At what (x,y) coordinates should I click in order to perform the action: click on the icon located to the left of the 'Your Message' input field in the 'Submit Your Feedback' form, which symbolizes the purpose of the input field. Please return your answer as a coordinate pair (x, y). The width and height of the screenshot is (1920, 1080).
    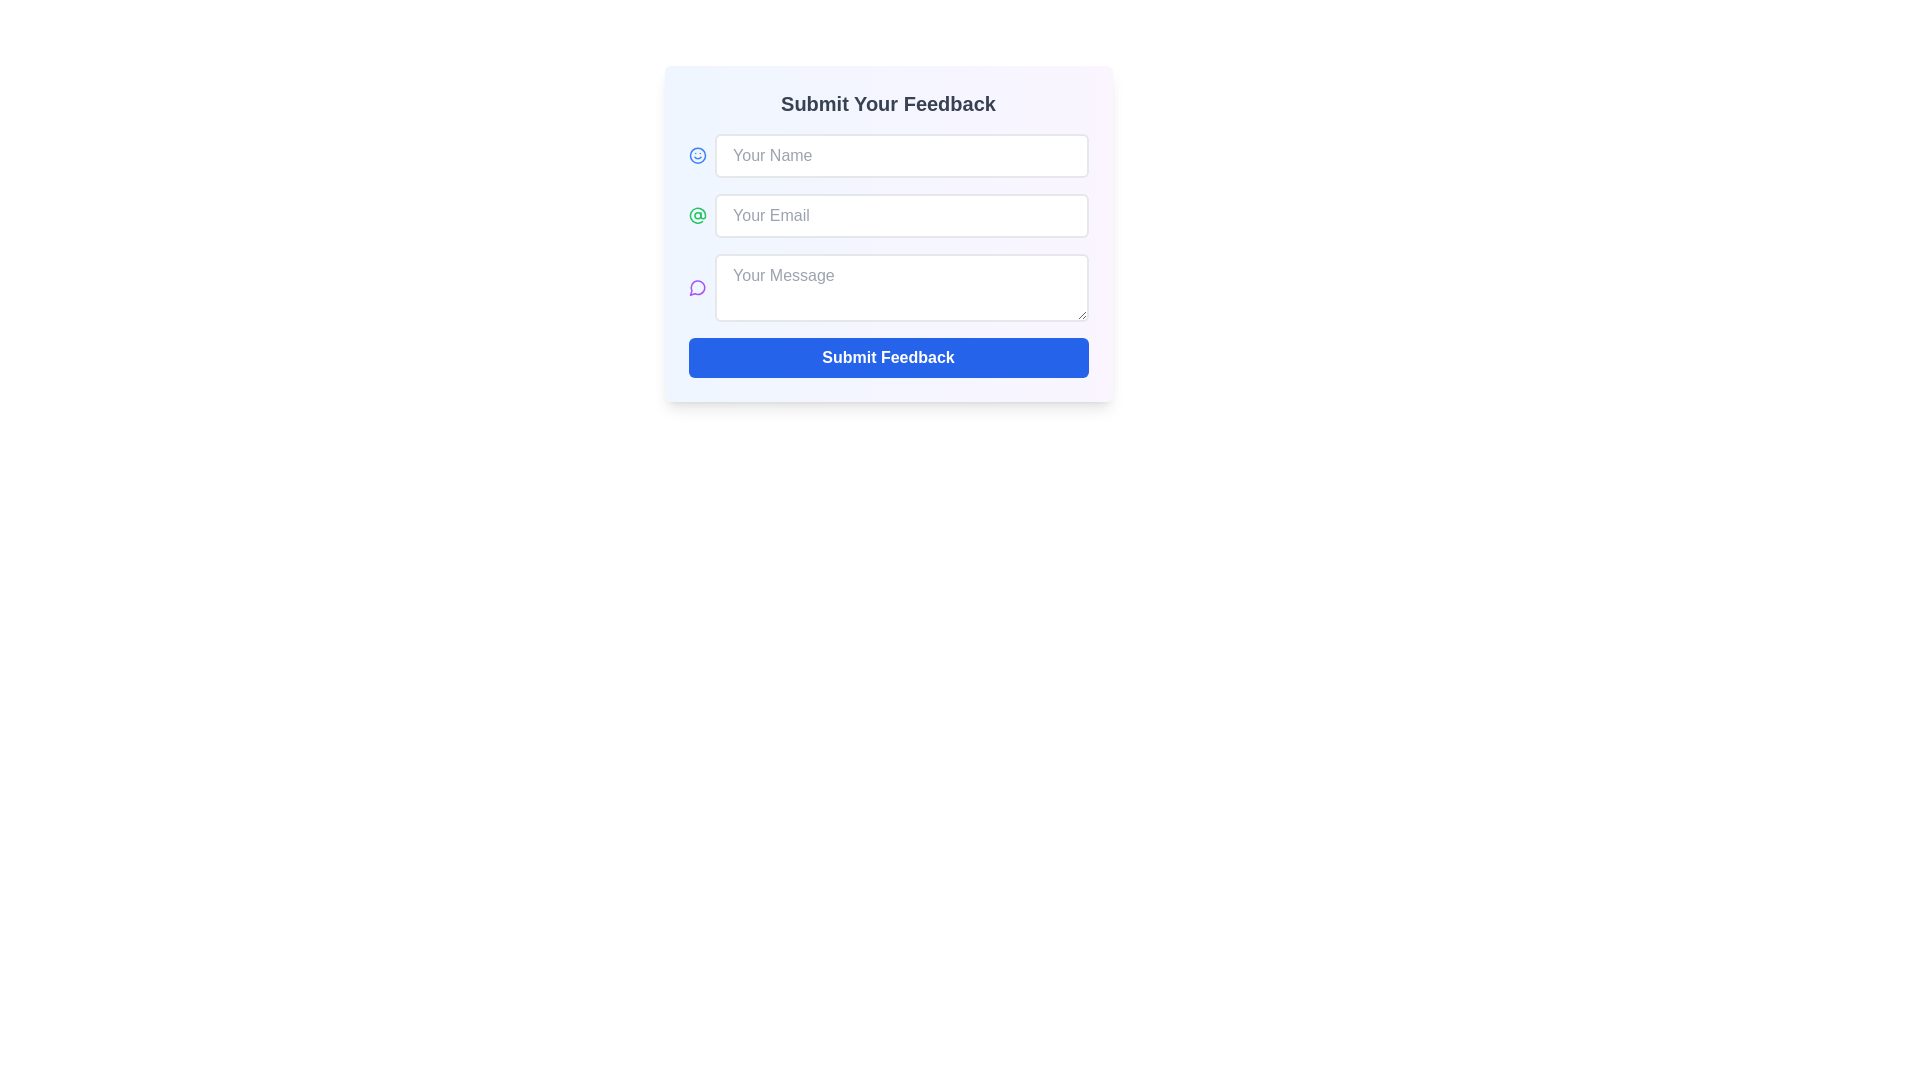
    Looking at the image, I should click on (697, 288).